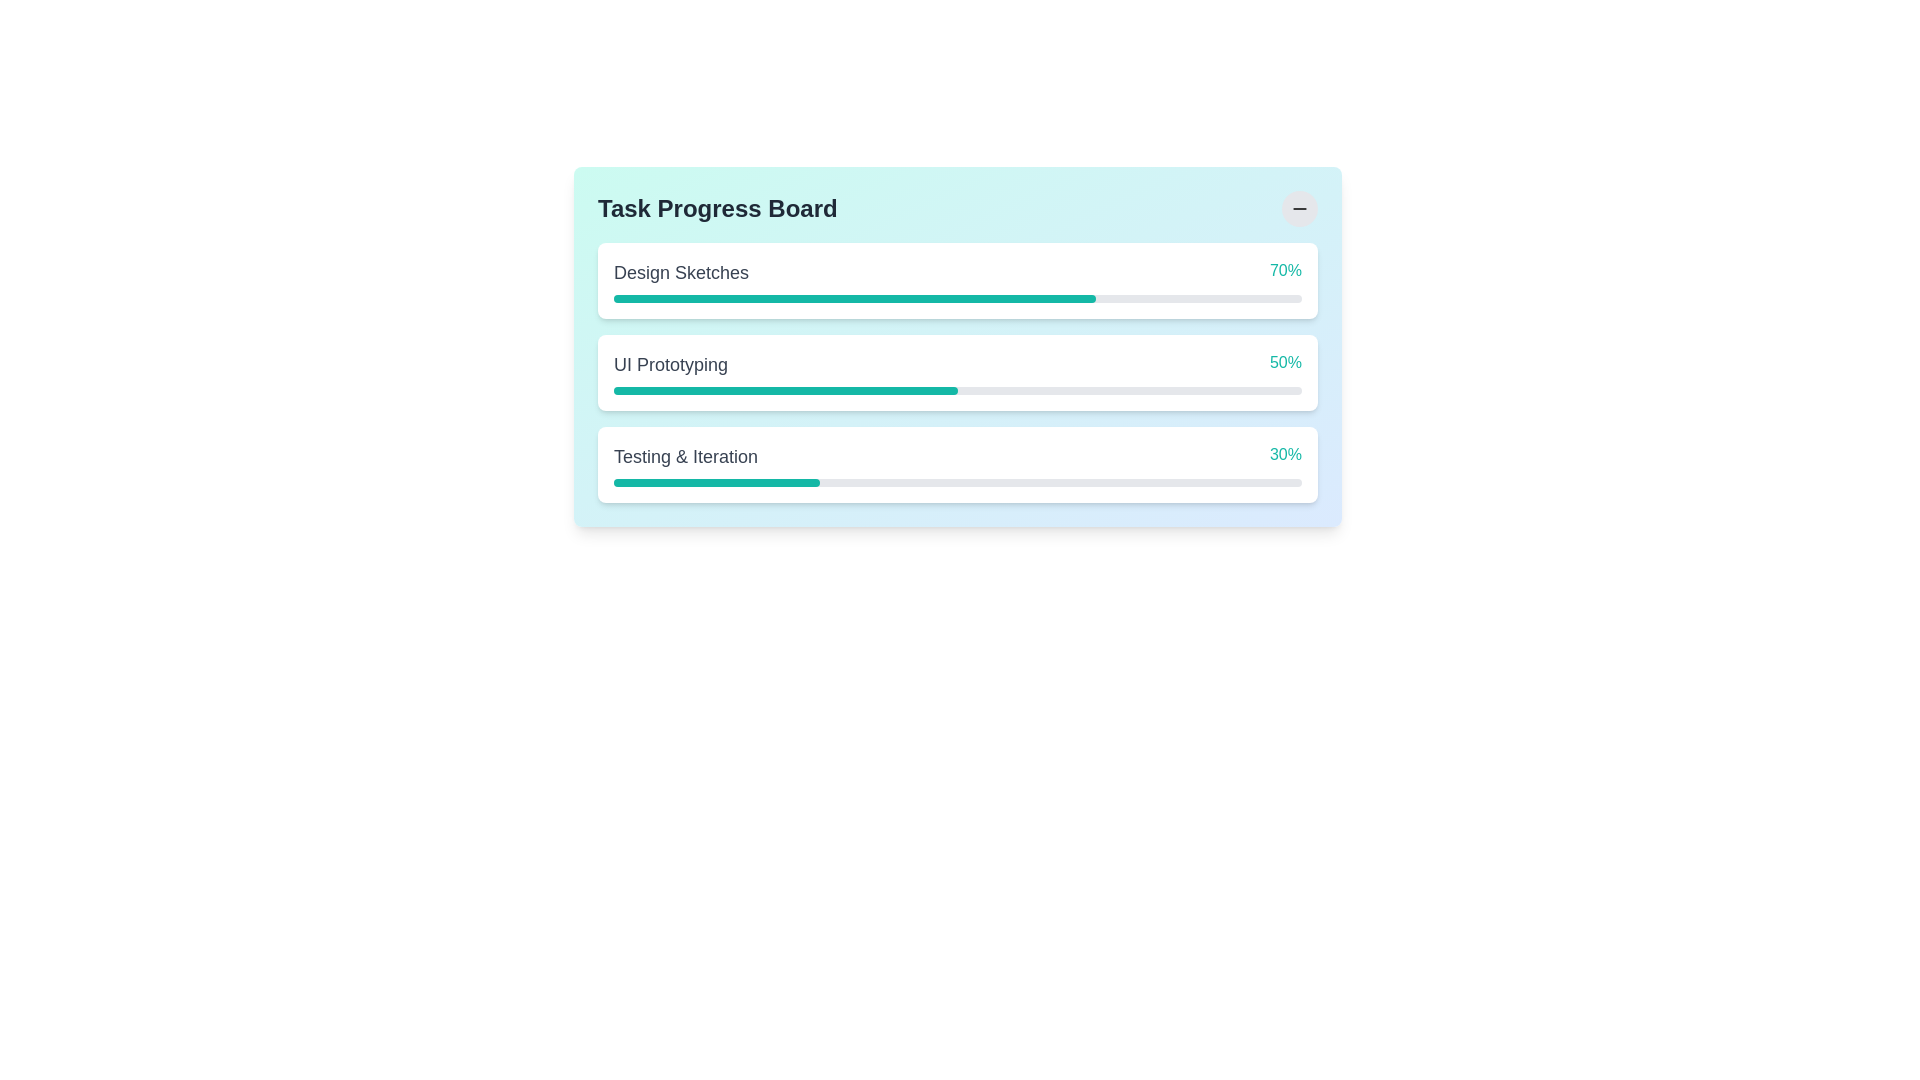 The height and width of the screenshot is (1080, 1920). I want to click on the static text display that shows '70%' in teal color, located on the right side of the progress board interface adjacent to the 'Design Sketches' progress bar, so click(1286, 273).